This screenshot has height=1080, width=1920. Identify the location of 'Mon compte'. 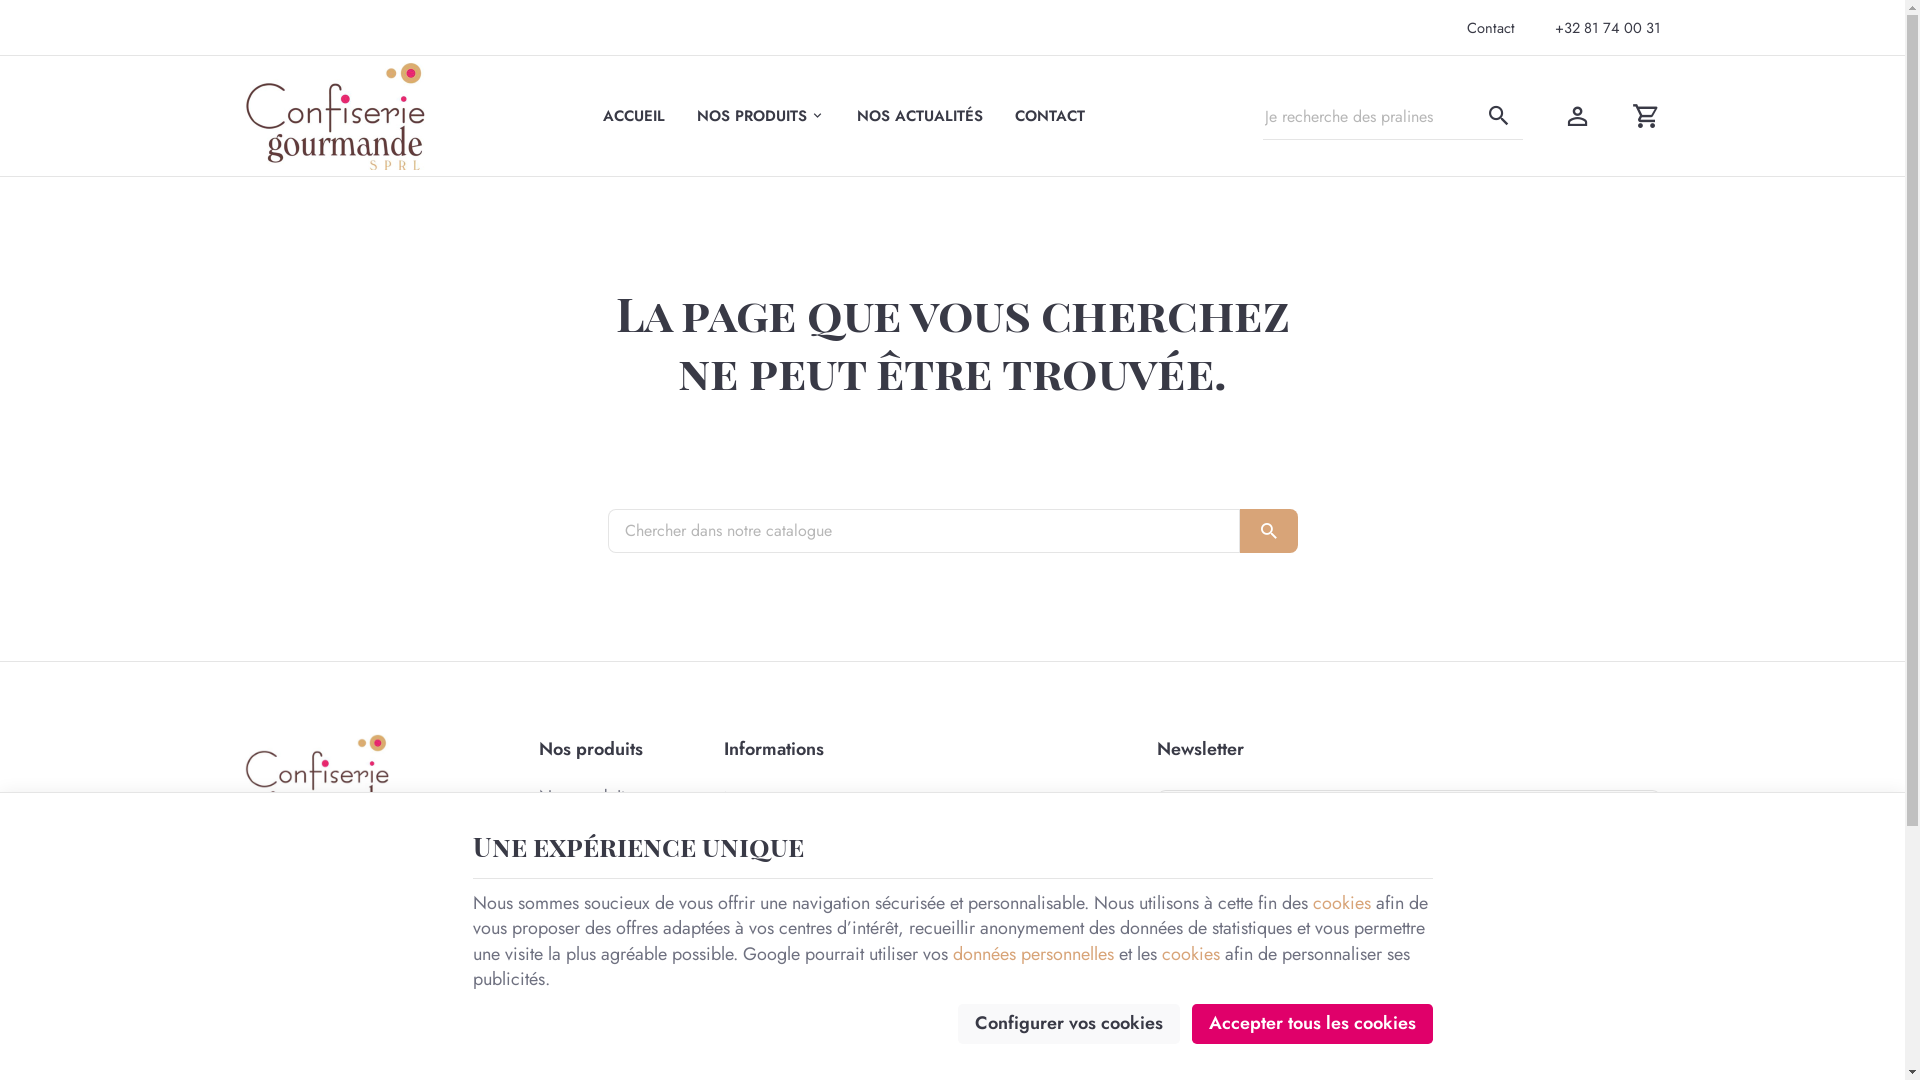
(1541, 115).